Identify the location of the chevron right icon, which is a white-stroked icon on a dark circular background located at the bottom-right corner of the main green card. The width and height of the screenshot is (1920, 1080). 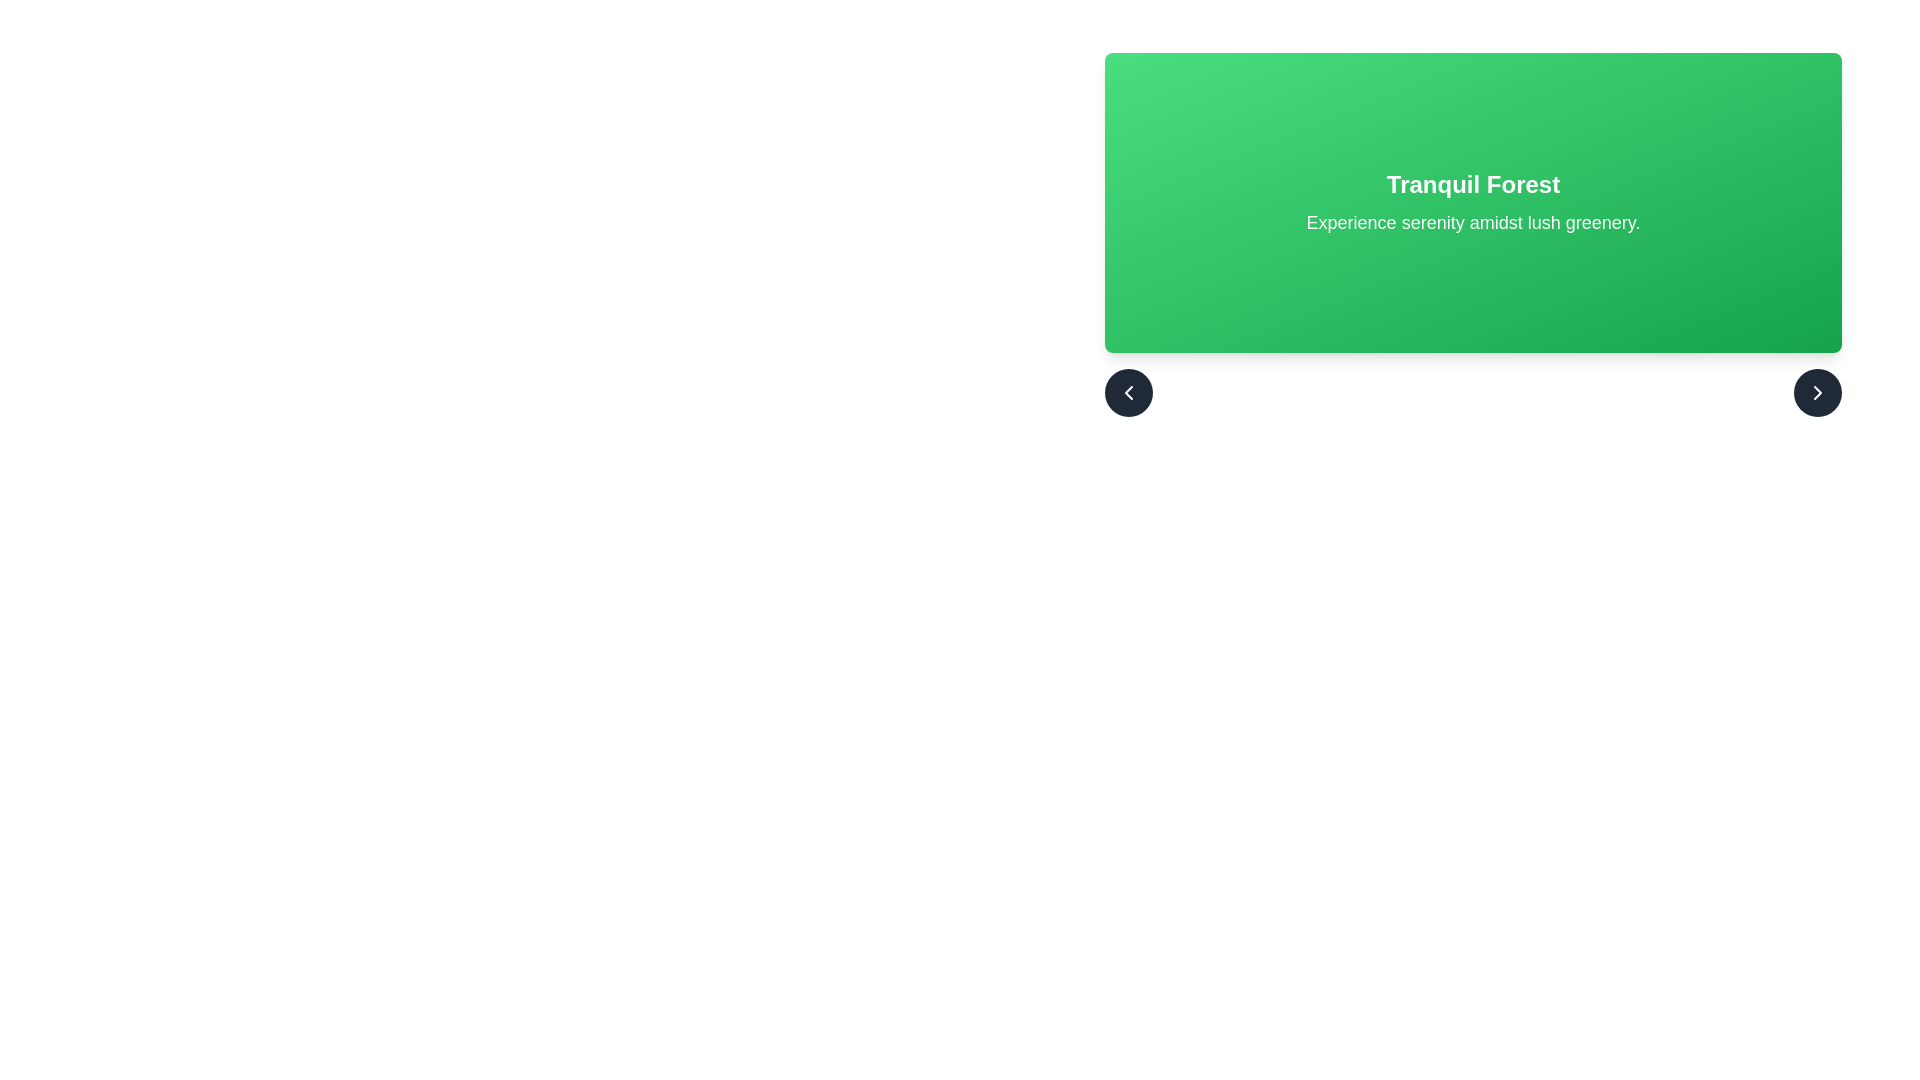
(1818, 393).